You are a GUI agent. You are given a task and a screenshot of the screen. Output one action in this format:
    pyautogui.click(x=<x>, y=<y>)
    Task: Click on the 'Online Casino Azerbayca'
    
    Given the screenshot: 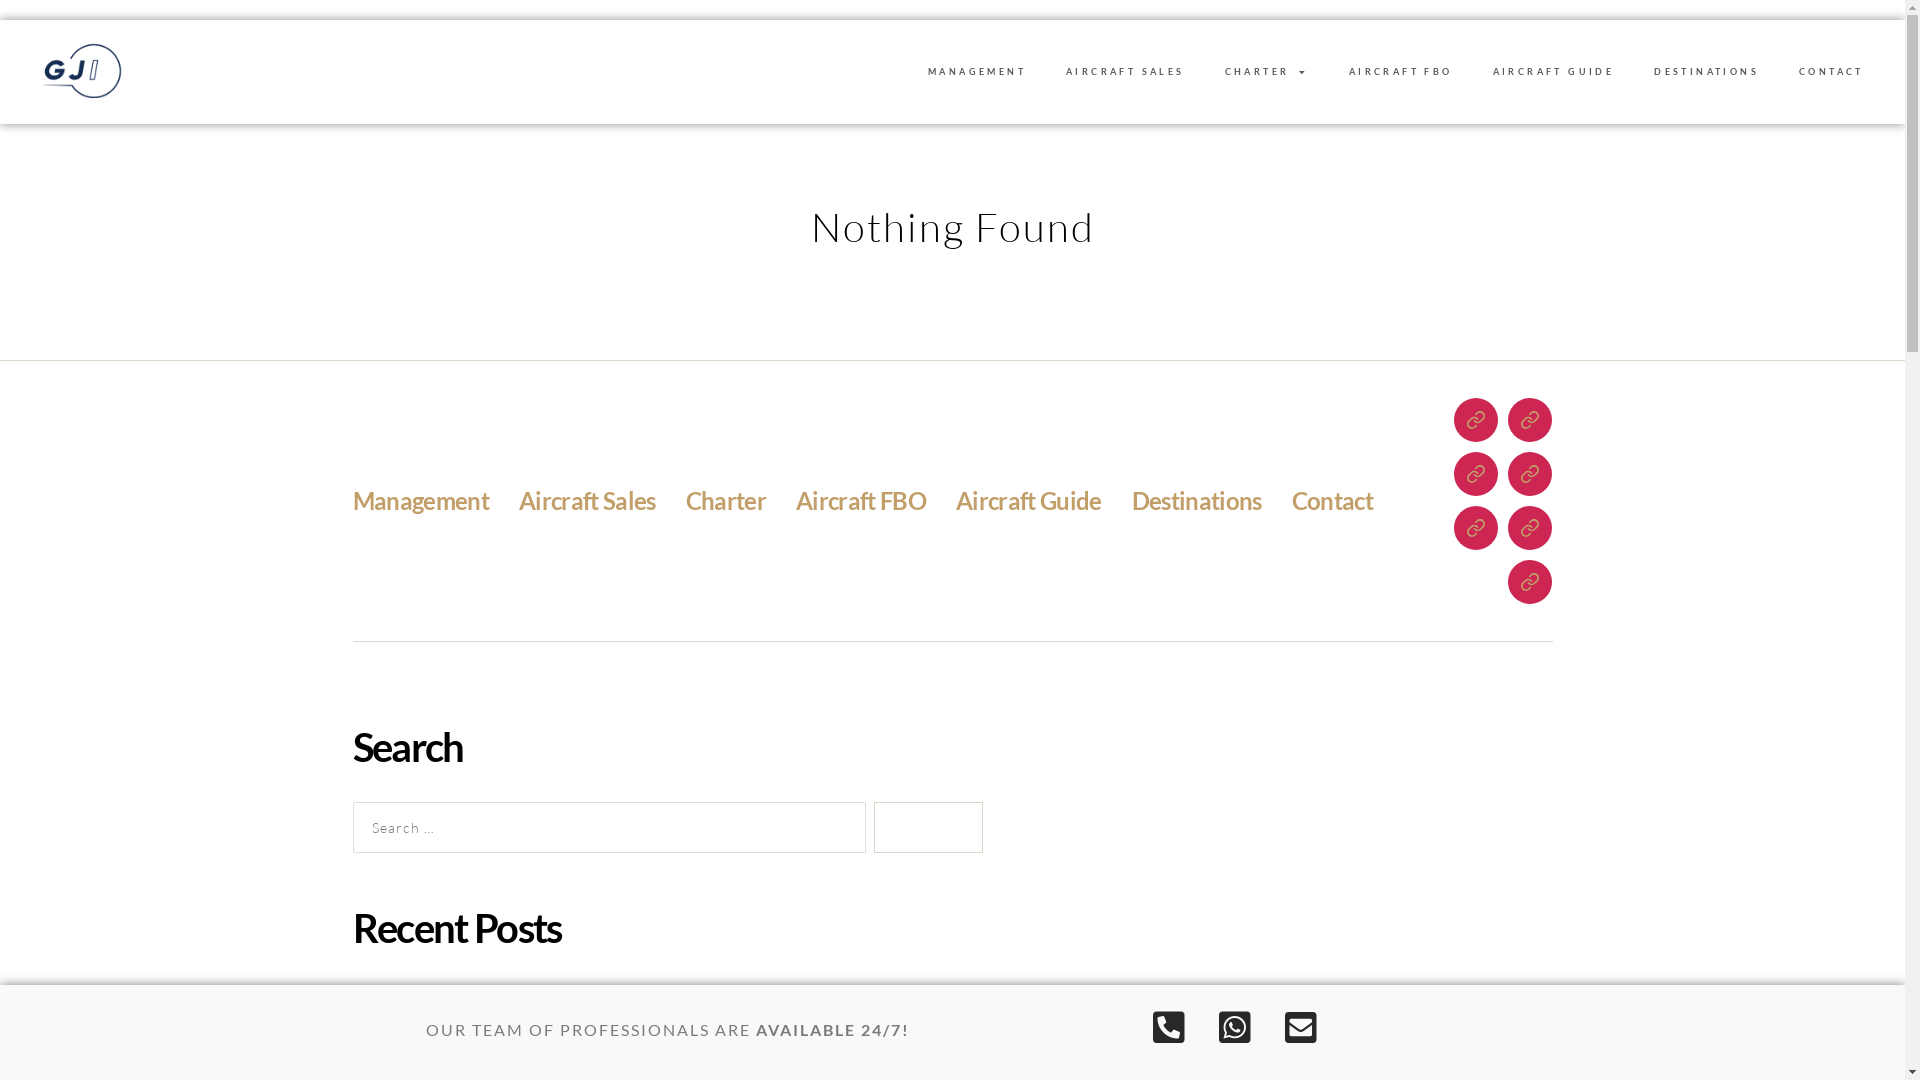 What is the action you would take?
    pyautogui.click(x=484, y=998)
    